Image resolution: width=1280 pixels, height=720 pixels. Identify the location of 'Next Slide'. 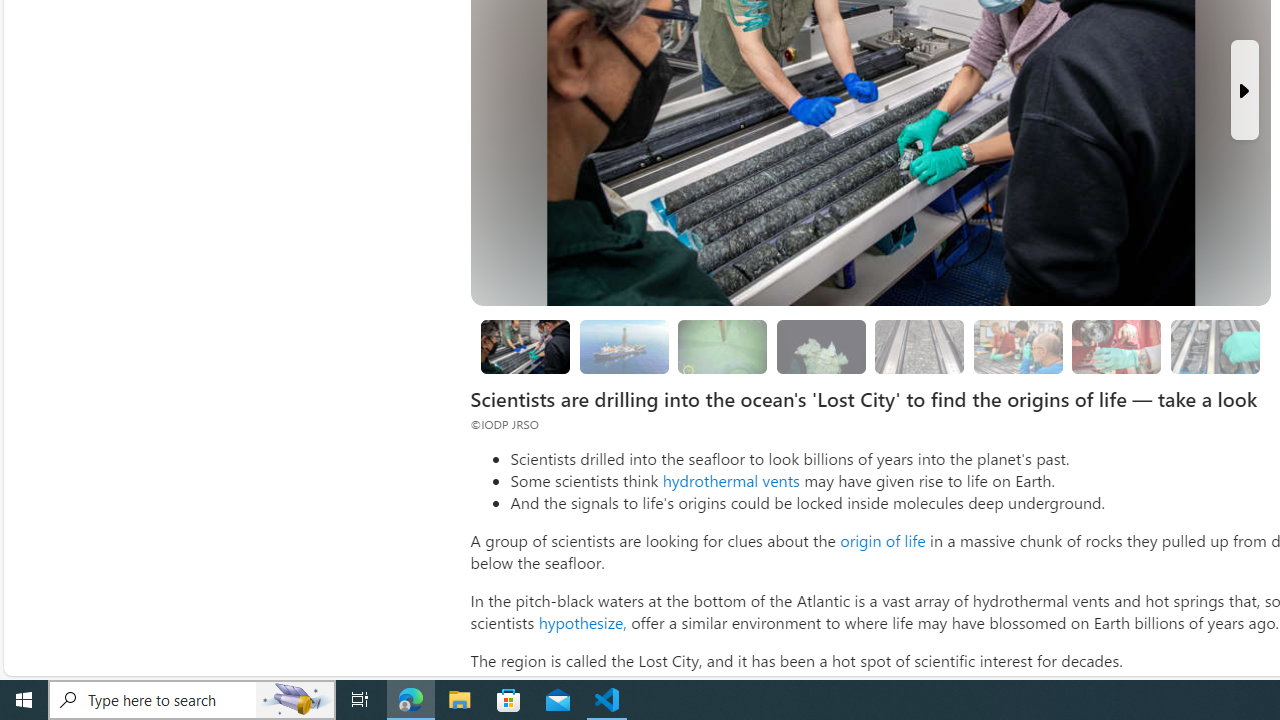
(1243, 90).